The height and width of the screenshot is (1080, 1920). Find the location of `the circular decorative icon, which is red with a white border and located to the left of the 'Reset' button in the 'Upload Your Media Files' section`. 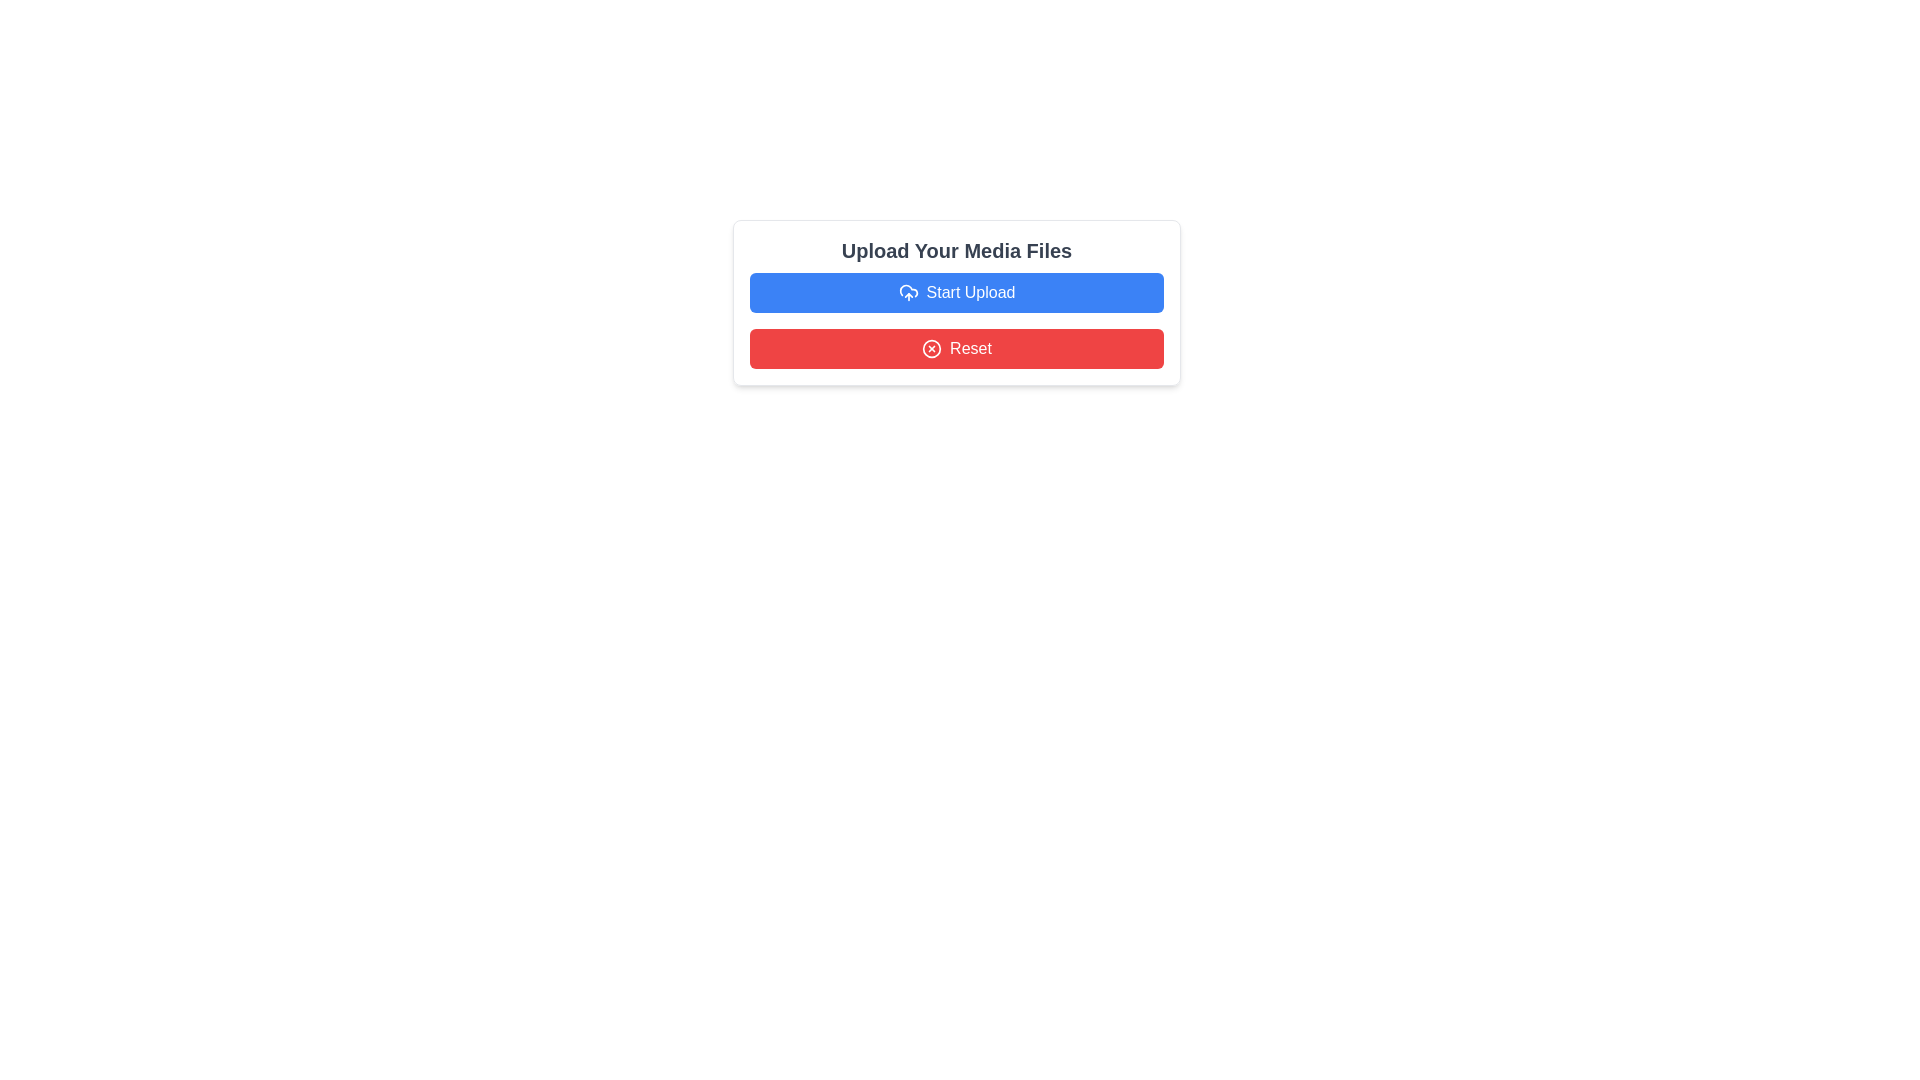

the circular decorative icon, which is red with a white border and located to the left of the 'Reset' button in the 'Upload Your Media Files' section is located at coordinates (931, 347).